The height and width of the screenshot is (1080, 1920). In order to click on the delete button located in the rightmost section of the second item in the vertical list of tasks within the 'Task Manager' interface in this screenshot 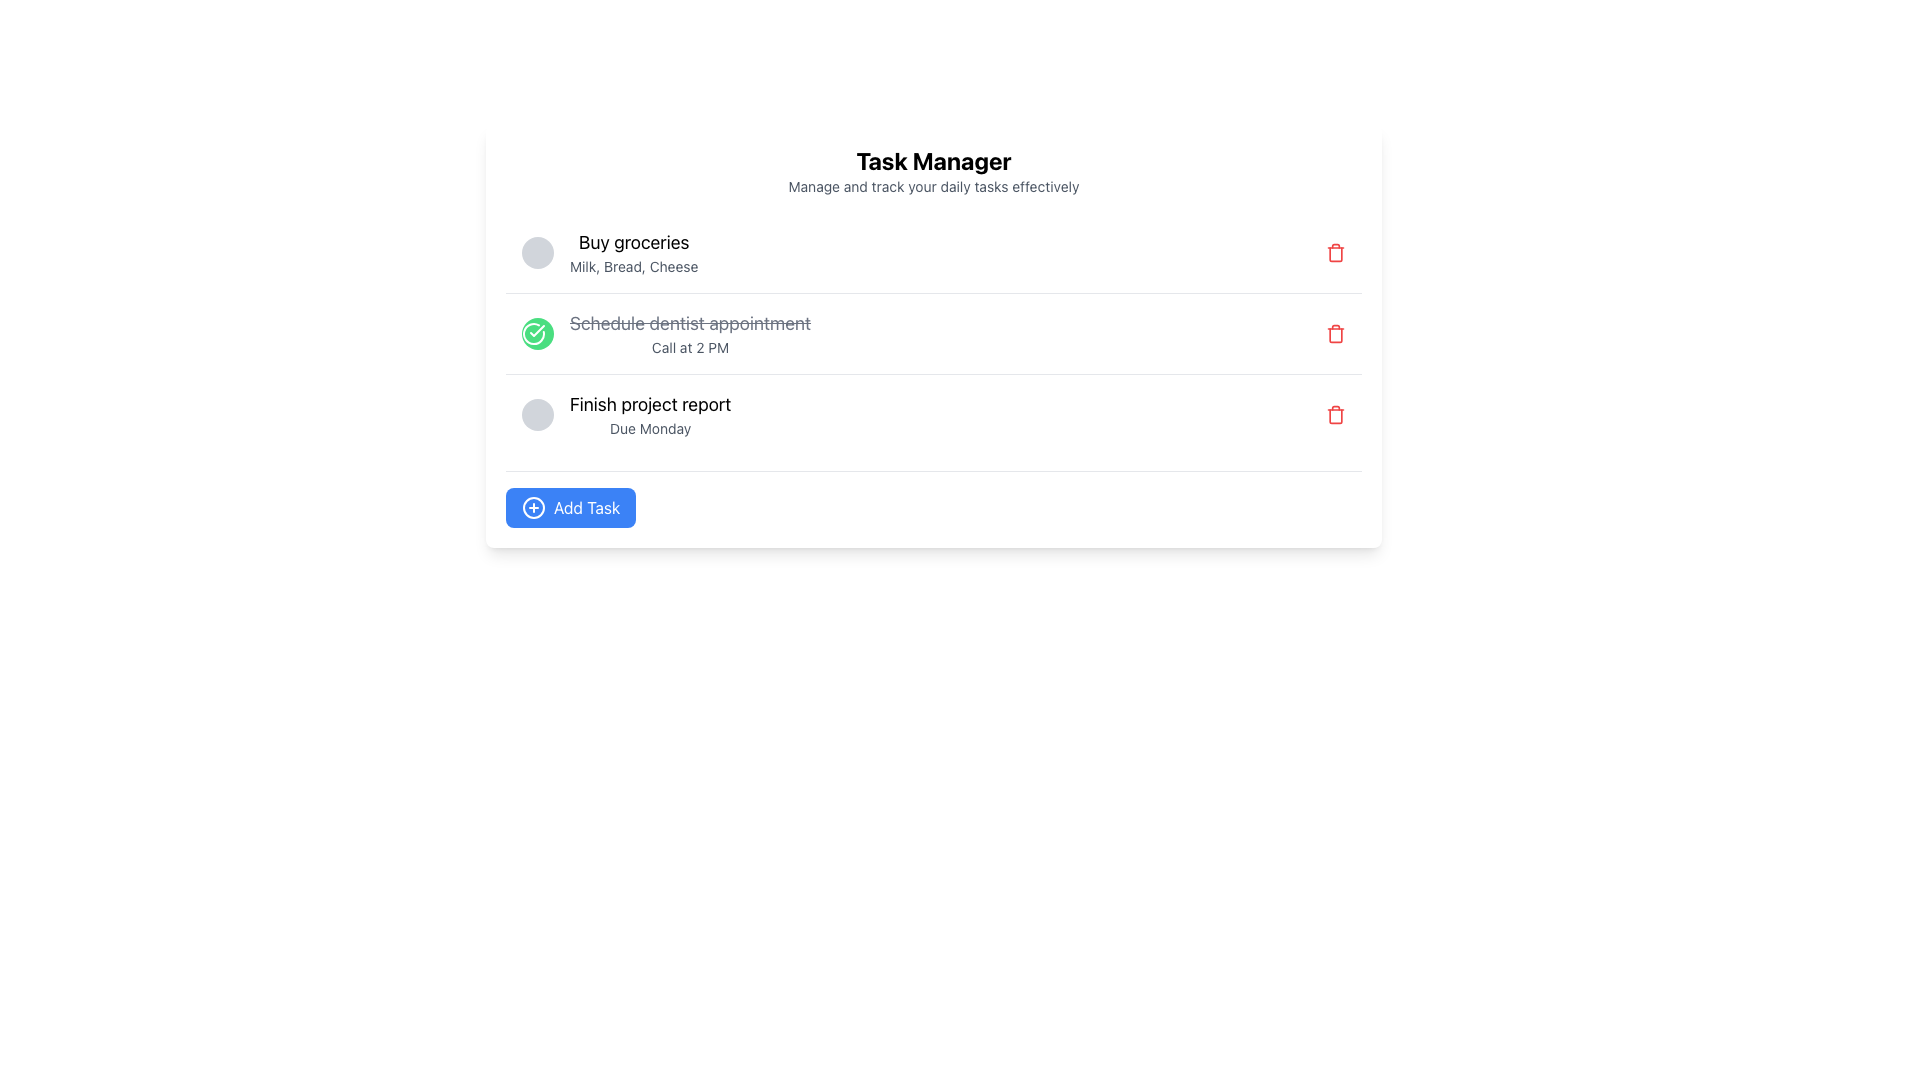, I will do `click(1335, 333)`.